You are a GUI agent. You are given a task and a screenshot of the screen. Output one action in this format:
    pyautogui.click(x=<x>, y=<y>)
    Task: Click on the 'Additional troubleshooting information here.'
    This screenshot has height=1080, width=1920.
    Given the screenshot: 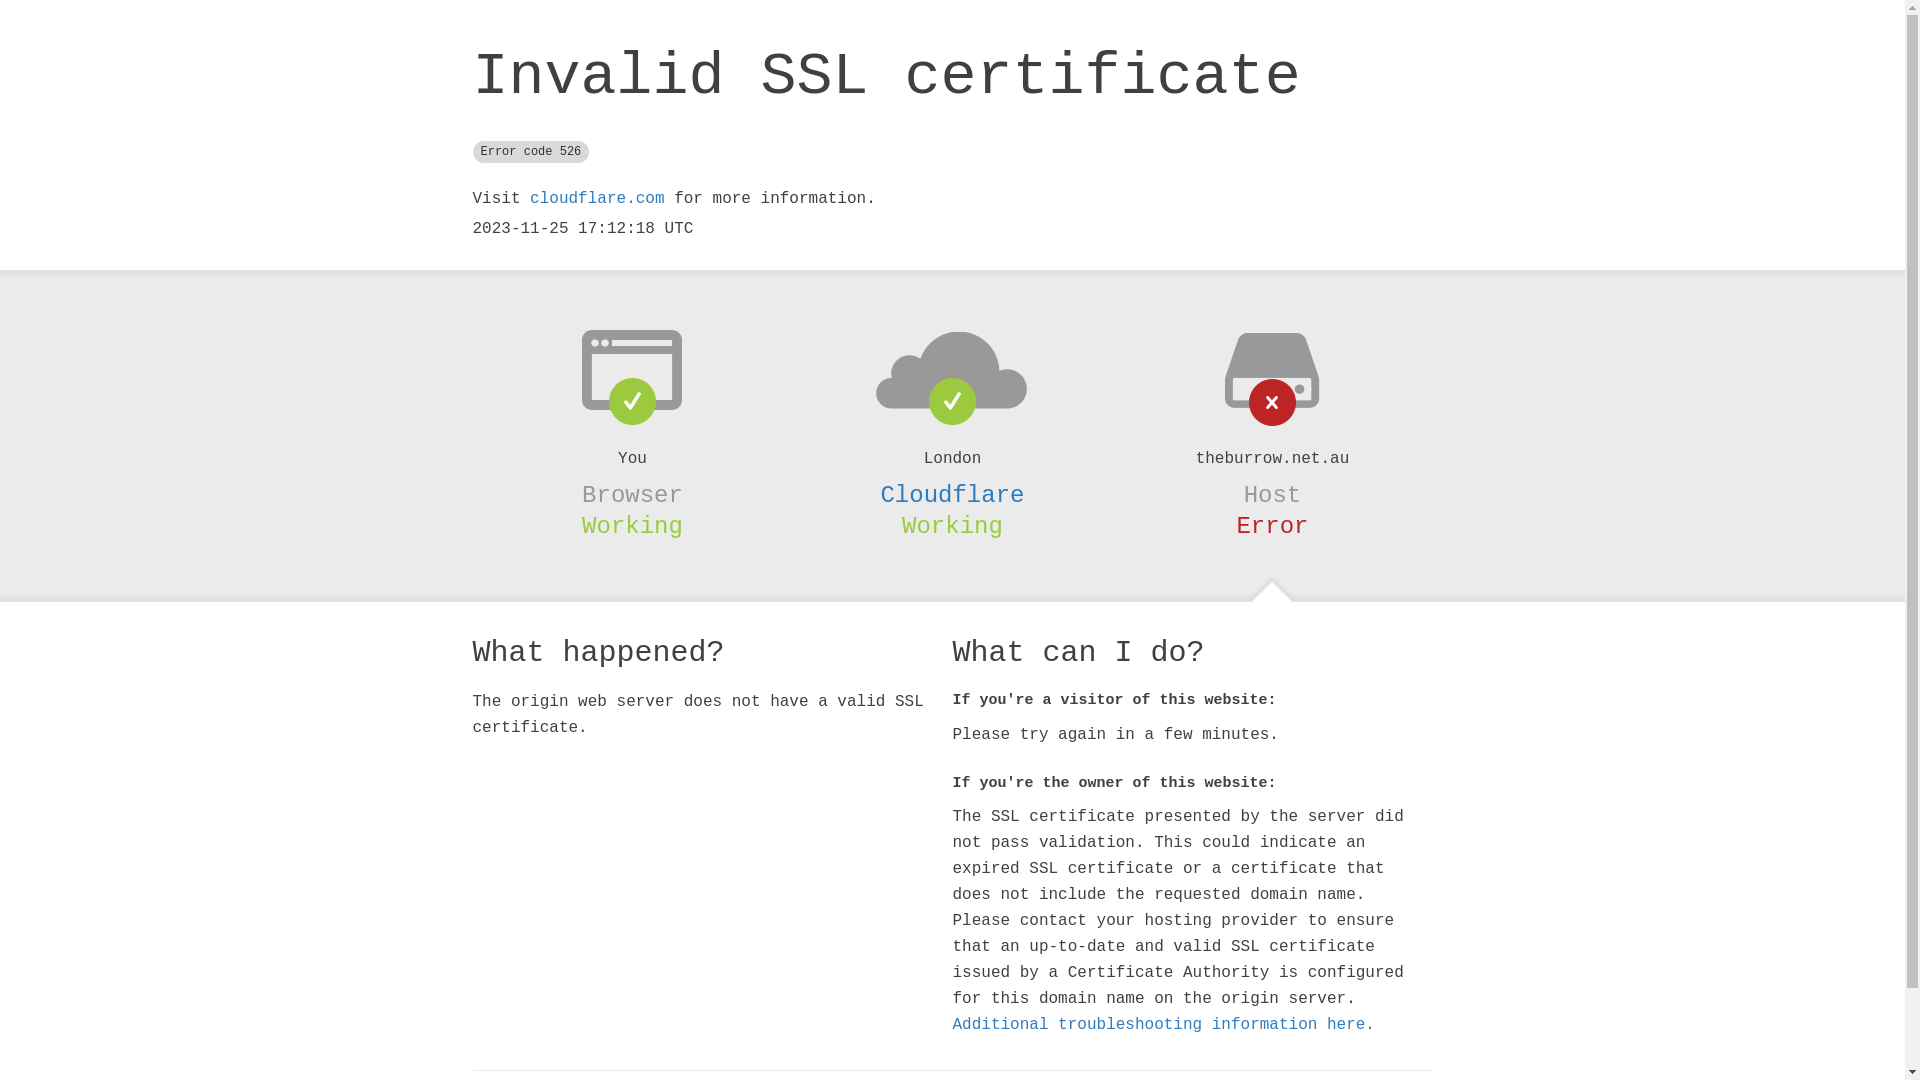 What is the action you would take?
    pyautogui.click(x=1162, y=1025)
    